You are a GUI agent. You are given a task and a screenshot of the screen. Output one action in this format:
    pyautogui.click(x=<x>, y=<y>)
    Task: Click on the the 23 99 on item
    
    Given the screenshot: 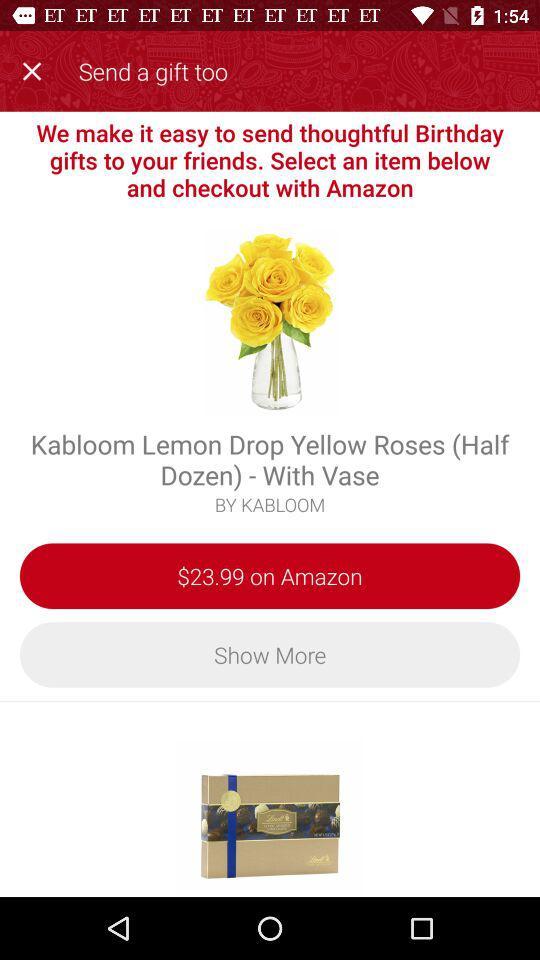 What is the action you would take?
    pyautogui.click(x=270, y=576)
    